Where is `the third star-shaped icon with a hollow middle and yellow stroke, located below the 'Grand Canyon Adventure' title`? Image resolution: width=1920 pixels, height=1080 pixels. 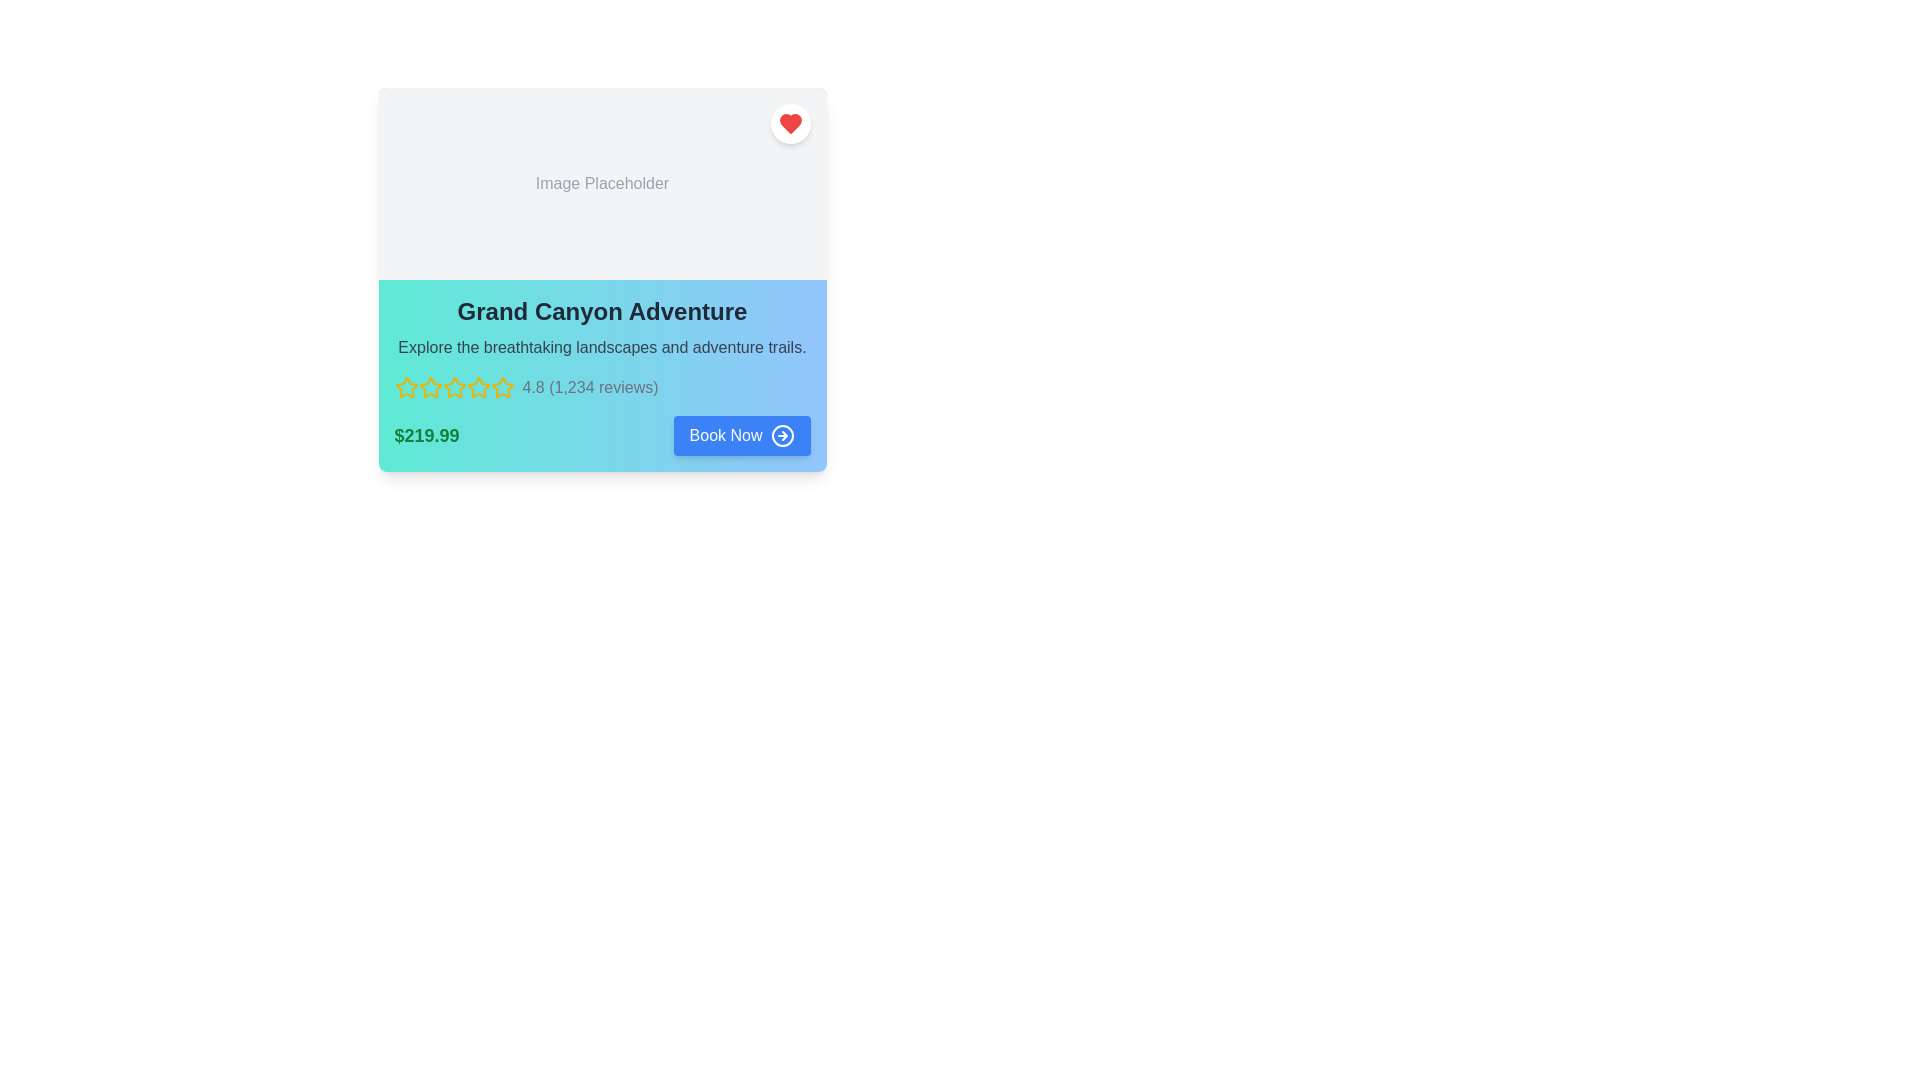
the third star-shaped icon with a hollow middle and yellow stroke, located below the 'Grand Canyon Adventure' title is located at coordinates (429, 388).